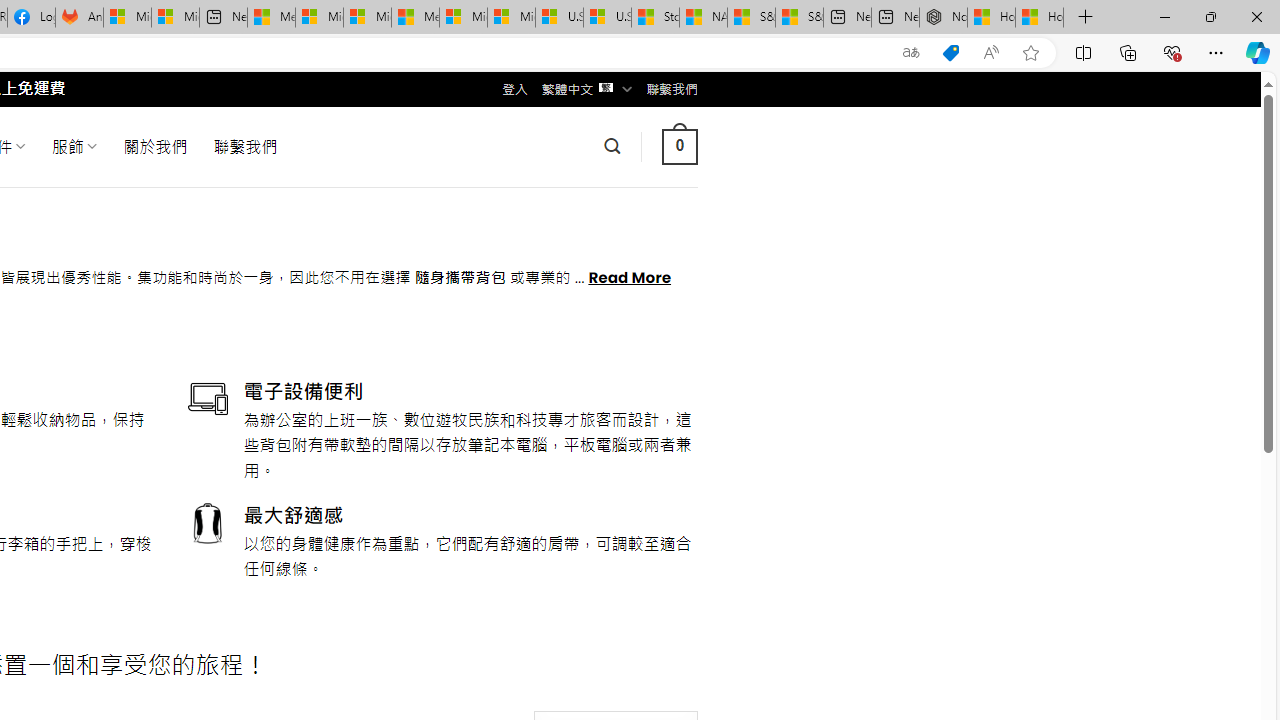  I want to click on 'How to Use a Monitor With Your Closed Laptop', so click(1040, 17).